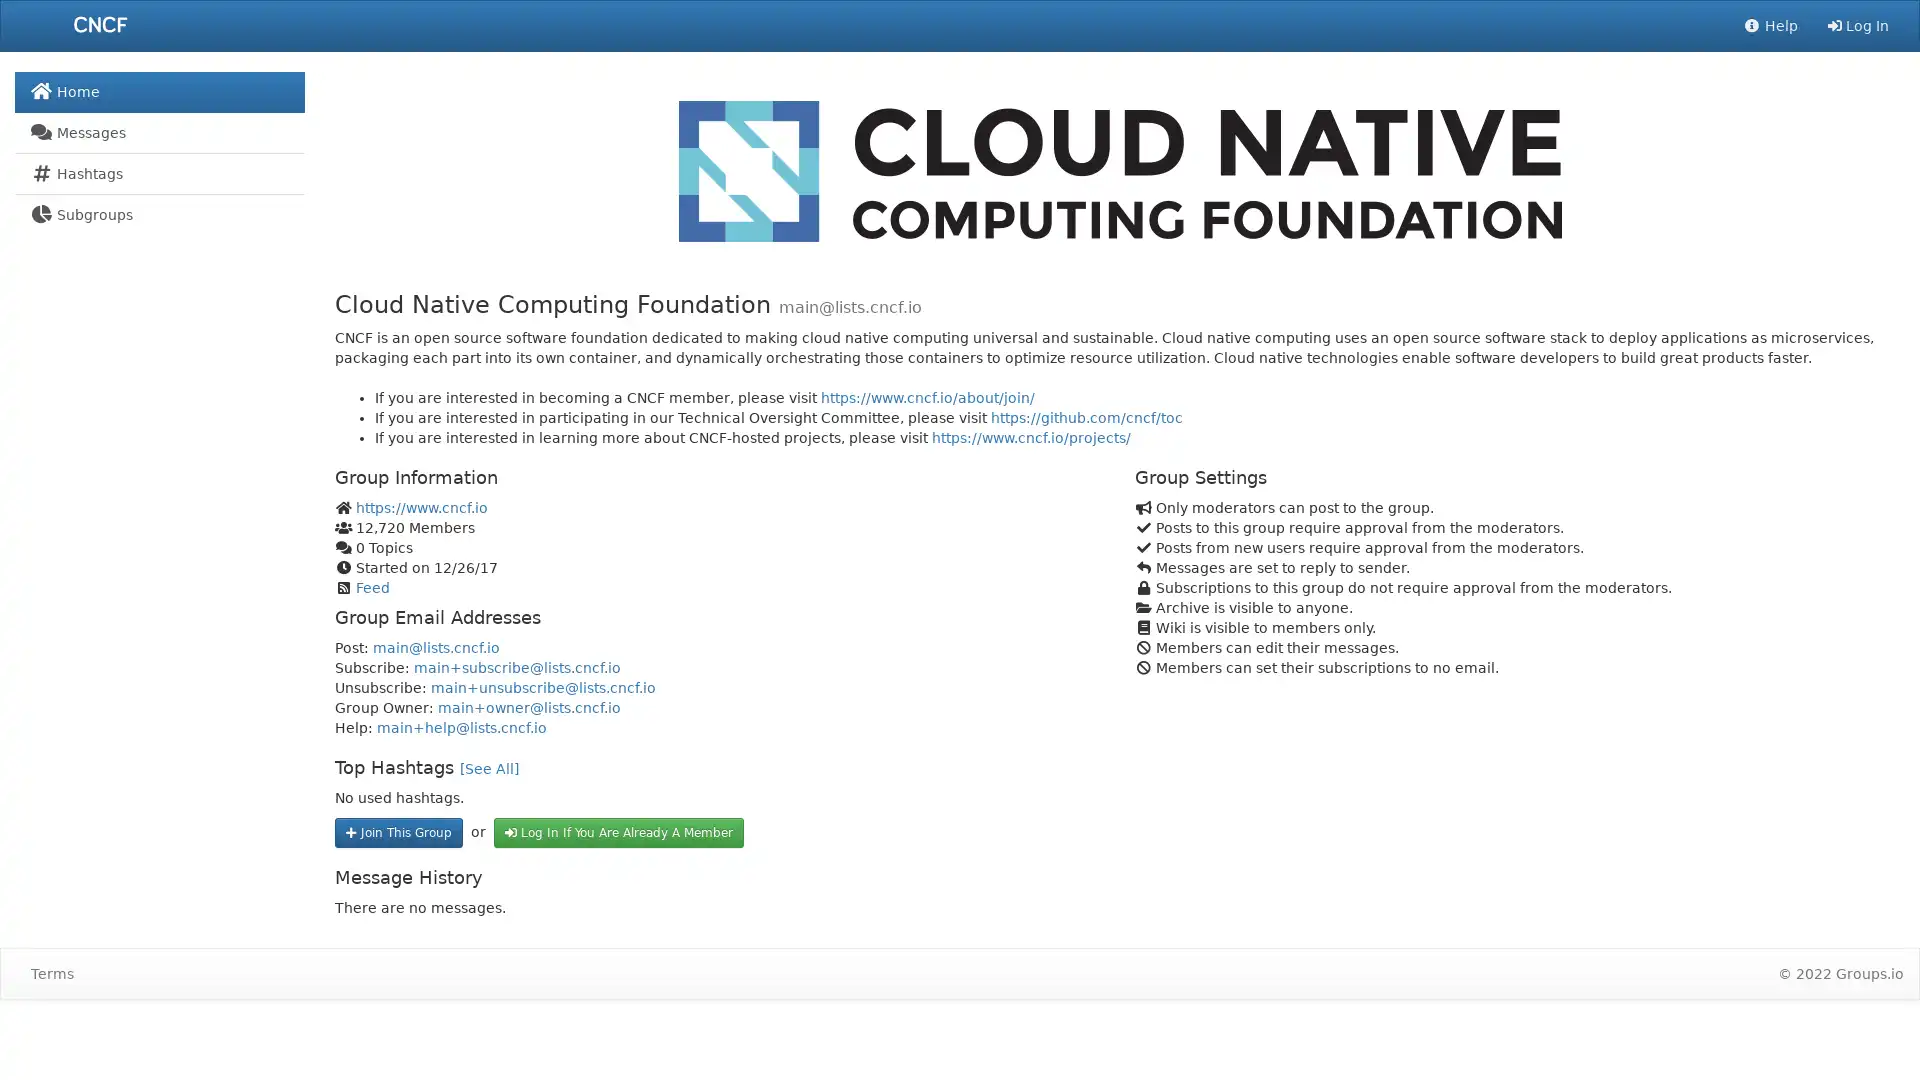 The height and width of the screenshot is (1080, 1920). What do you see at coordinates (398, 832) in the screenshot?
I see `Join This Group` at bounding box center [398, 832].